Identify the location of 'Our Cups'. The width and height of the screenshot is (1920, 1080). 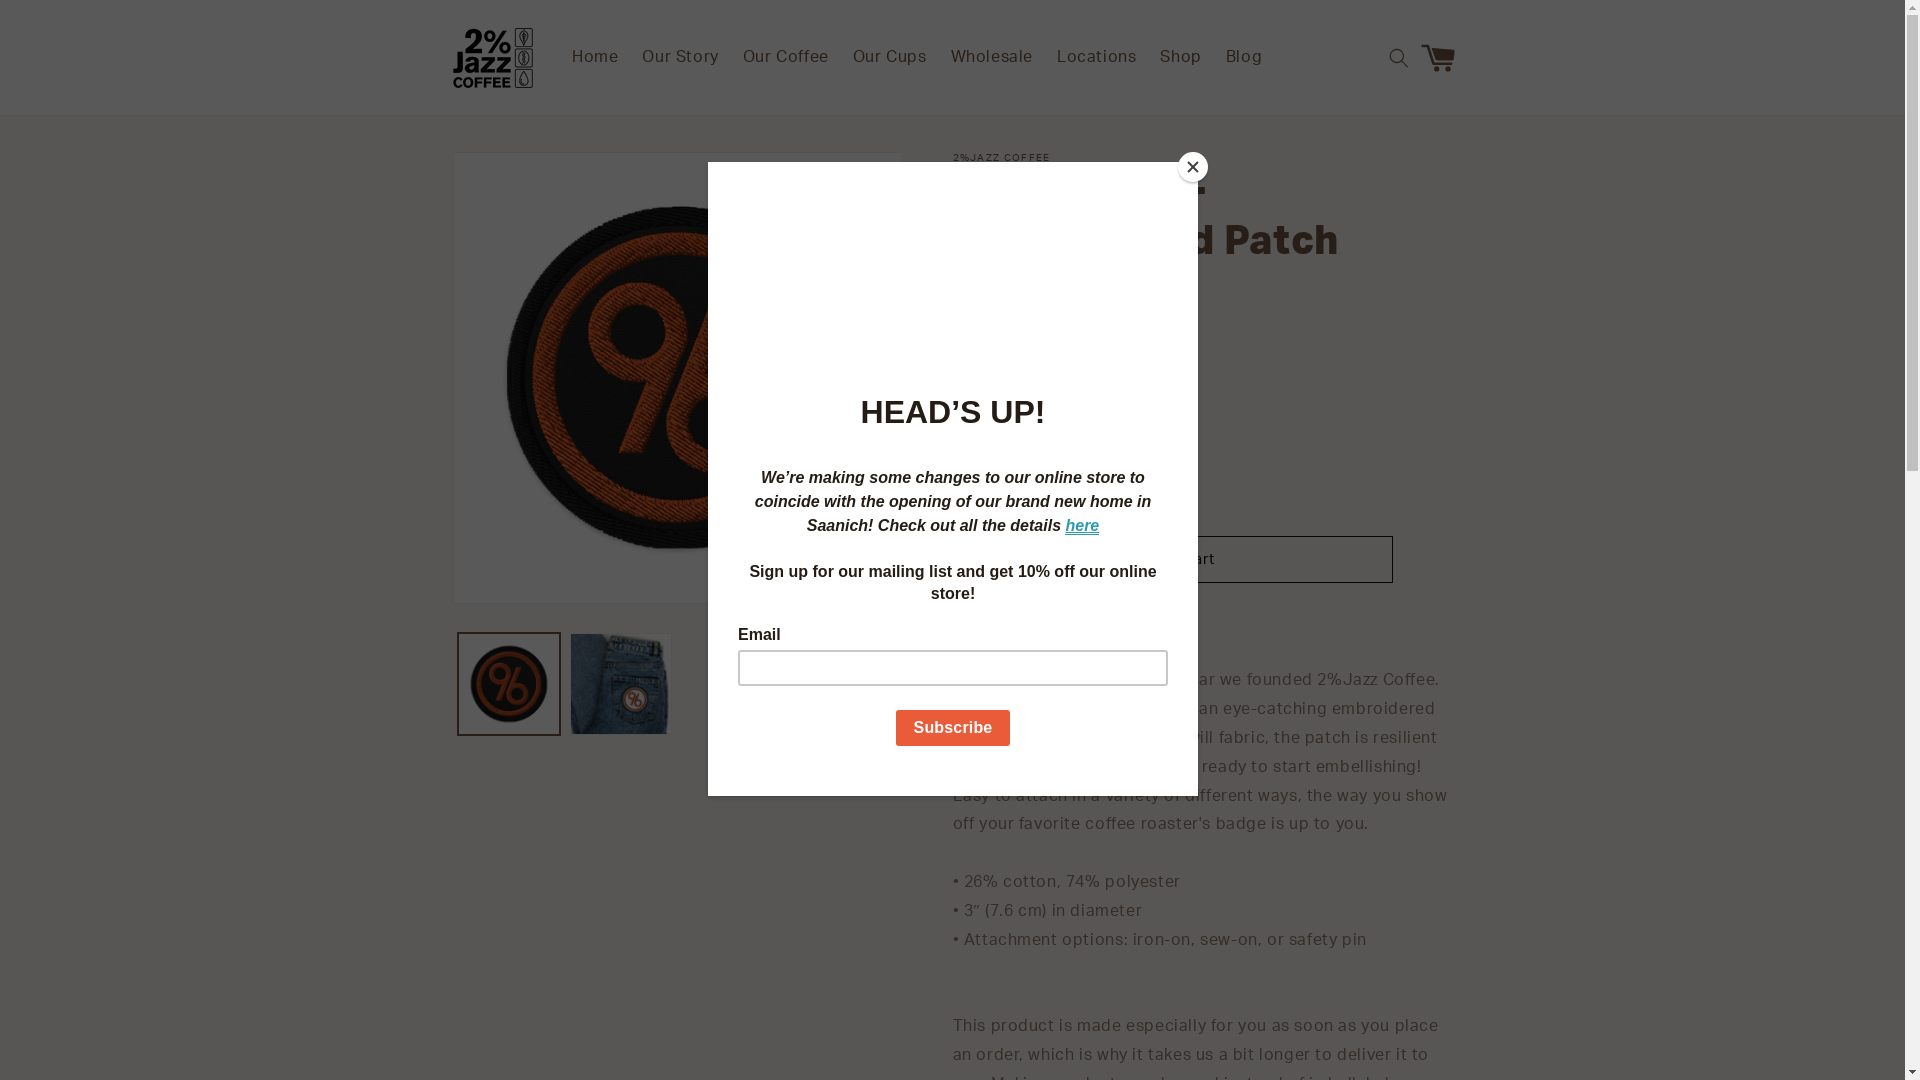
(840, 56).